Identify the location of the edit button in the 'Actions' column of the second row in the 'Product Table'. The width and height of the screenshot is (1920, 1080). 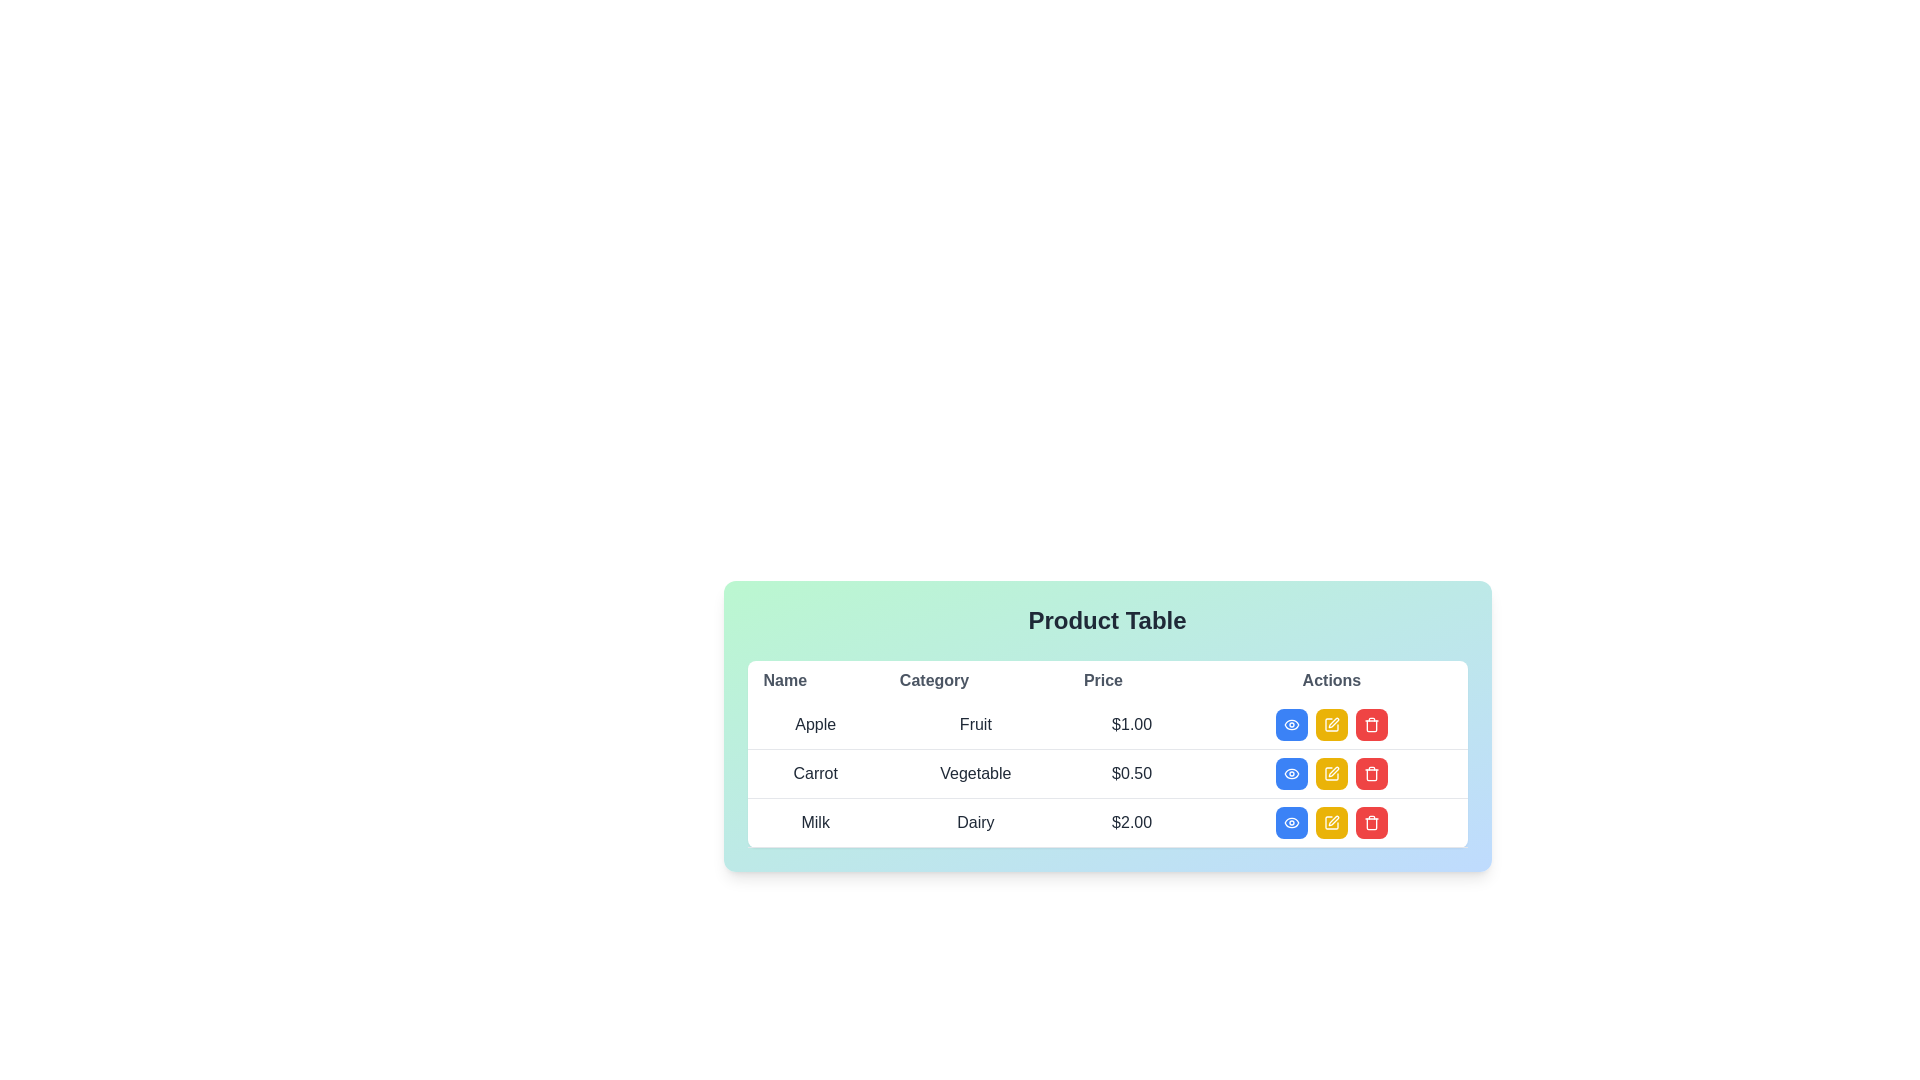
(1331, 773).